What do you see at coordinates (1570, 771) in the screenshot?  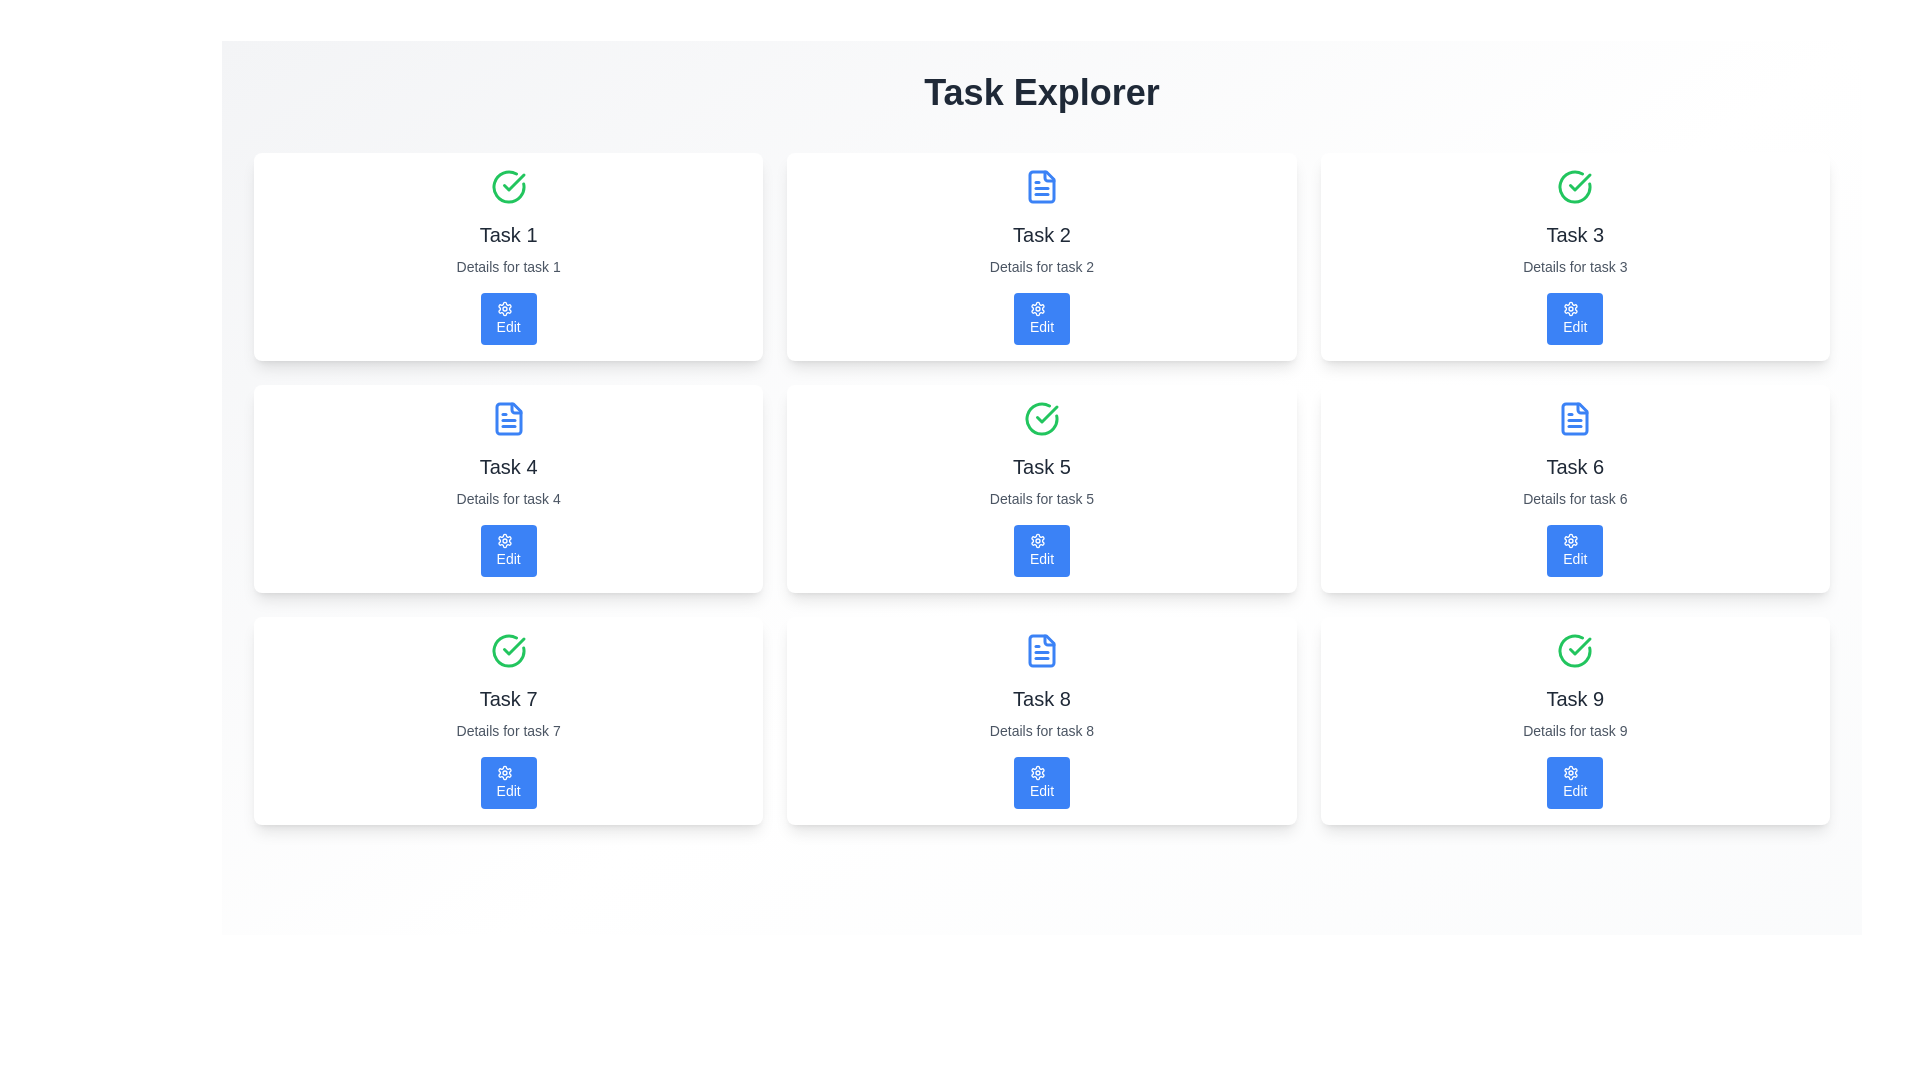 I see `the gear icon within the blue 'Edit' button located in the bottom-right quadrant of the 'Task 7' panel` at bounding box center [1570, 771].